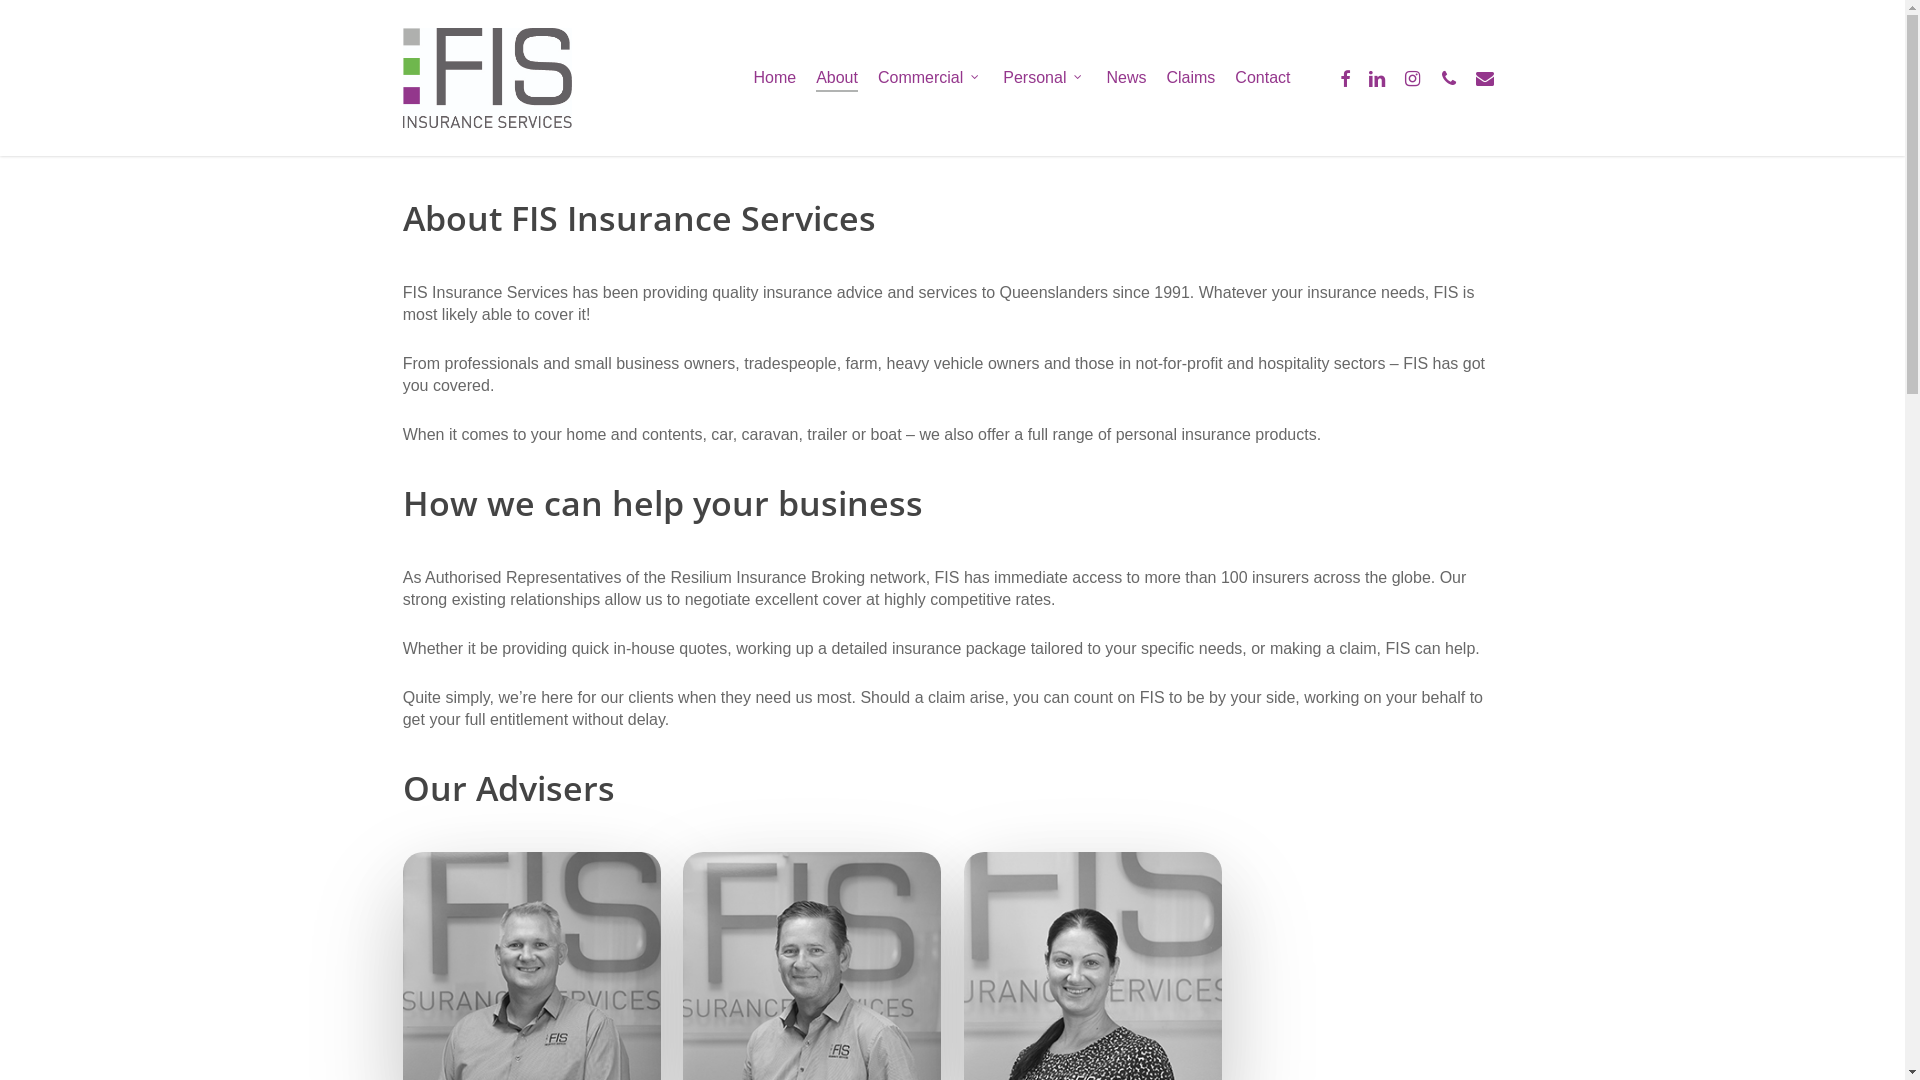 This screenshot has height=1080, width=1920. I want to click on 'phone', so click(1429, 76).